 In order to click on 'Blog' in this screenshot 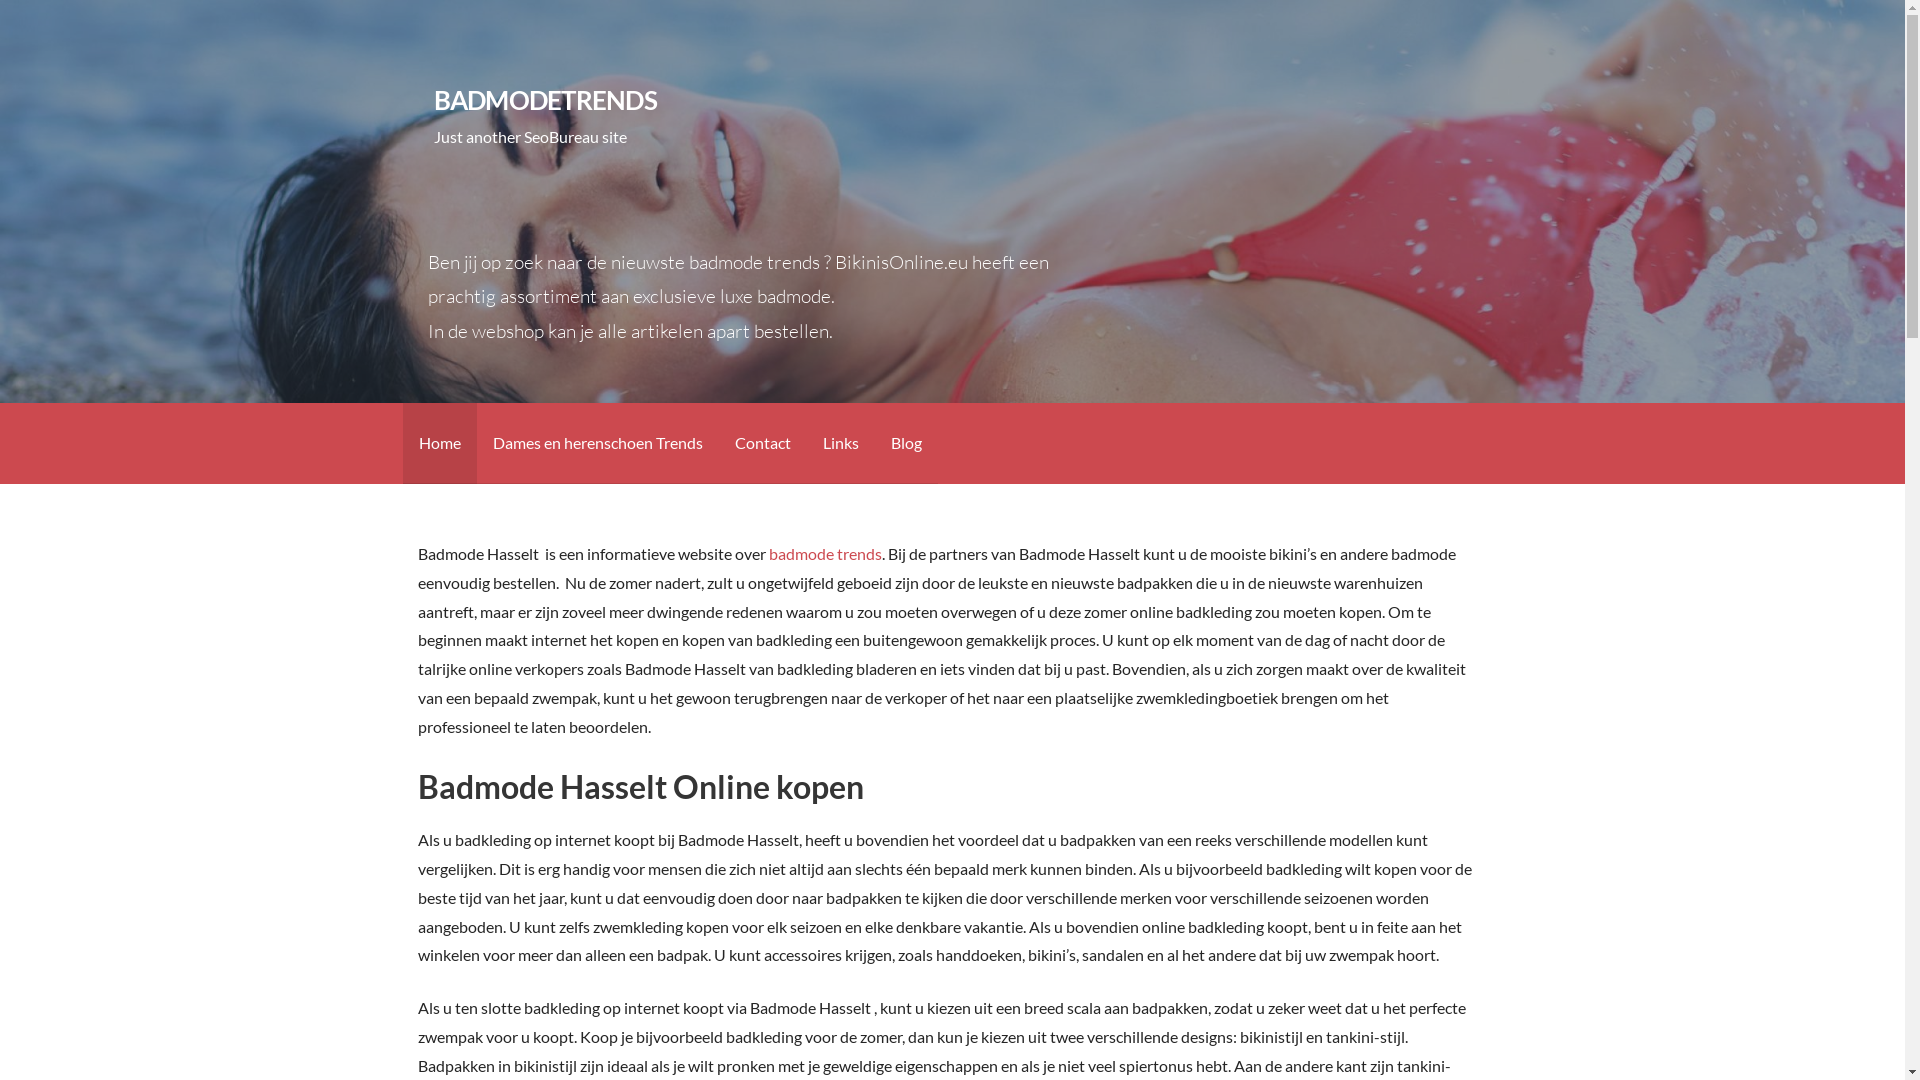, I will do `click(904, 442)`.